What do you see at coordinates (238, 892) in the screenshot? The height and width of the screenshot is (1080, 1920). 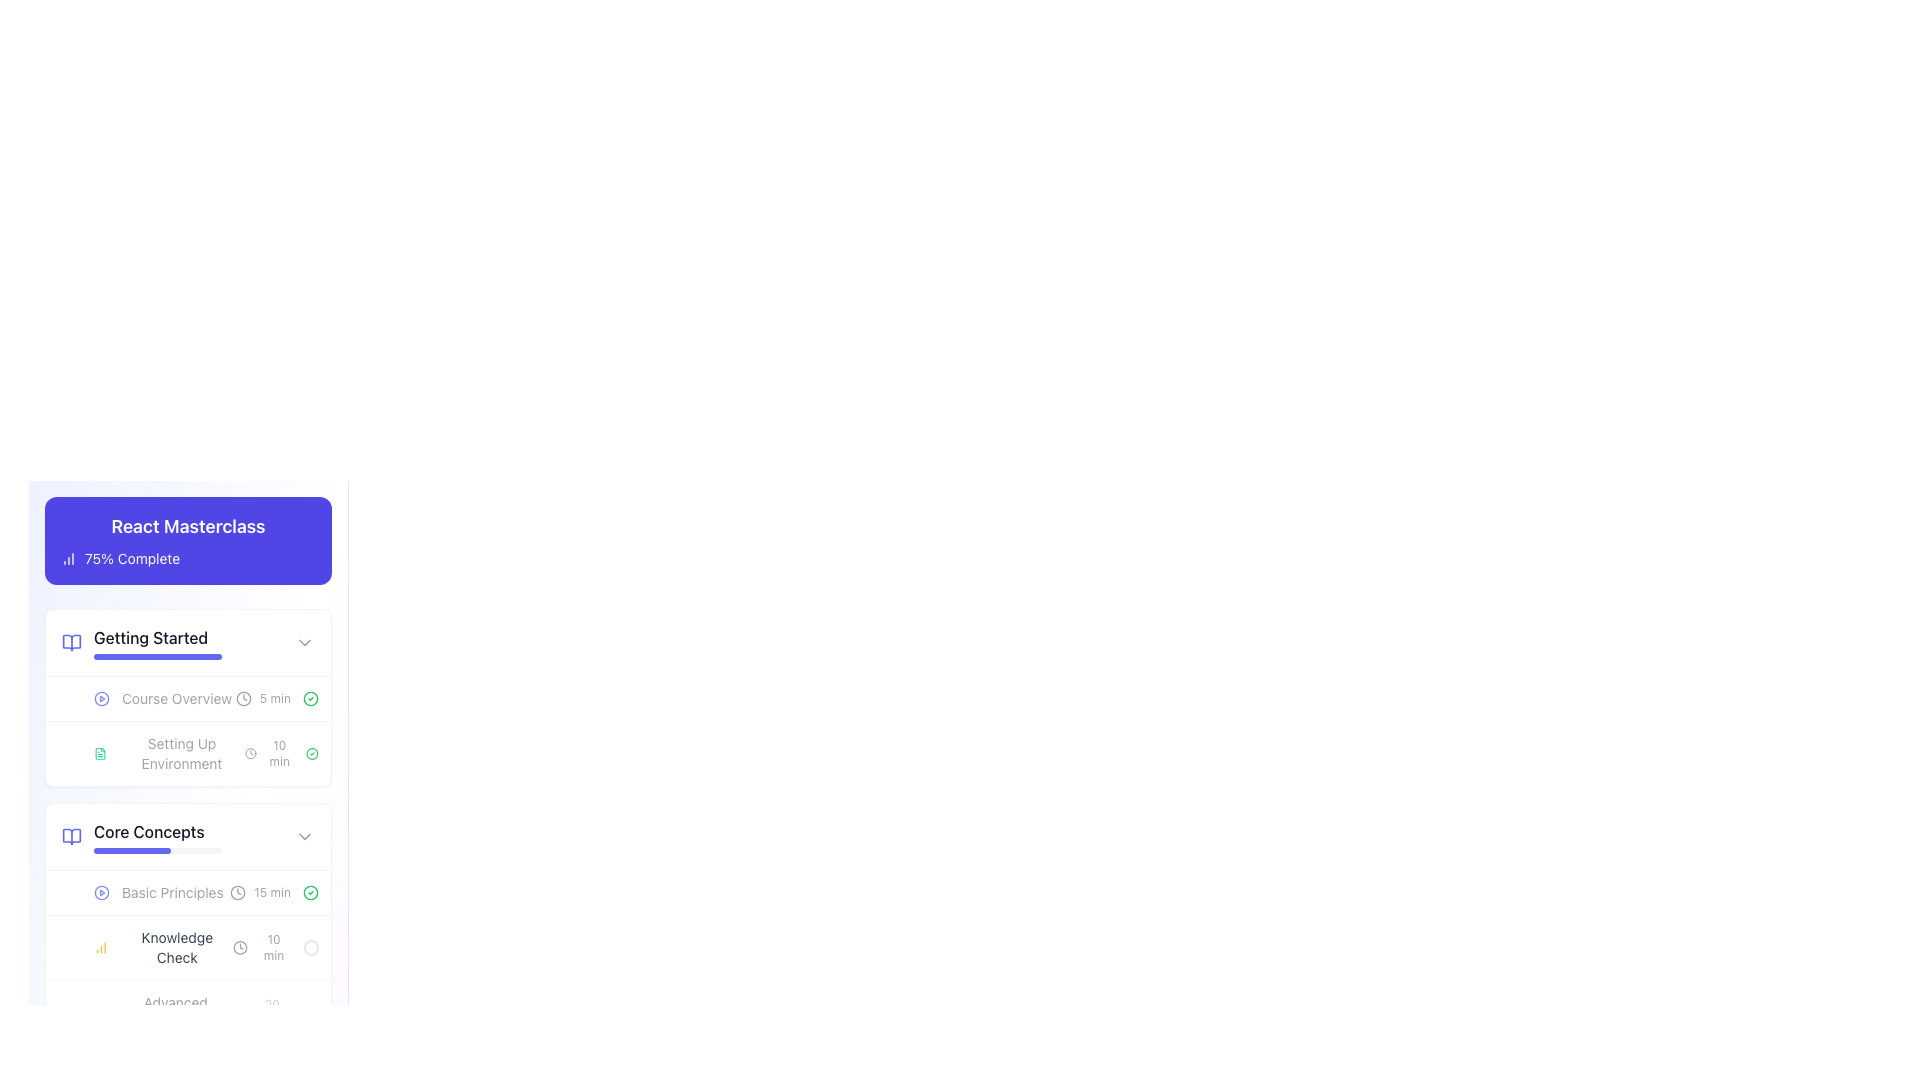 I see `indicative meaning of the Clock Icon located in the 'Core Concepts' section, specifically to the left of the '15 min' text label` at bounding box center [238, 892].